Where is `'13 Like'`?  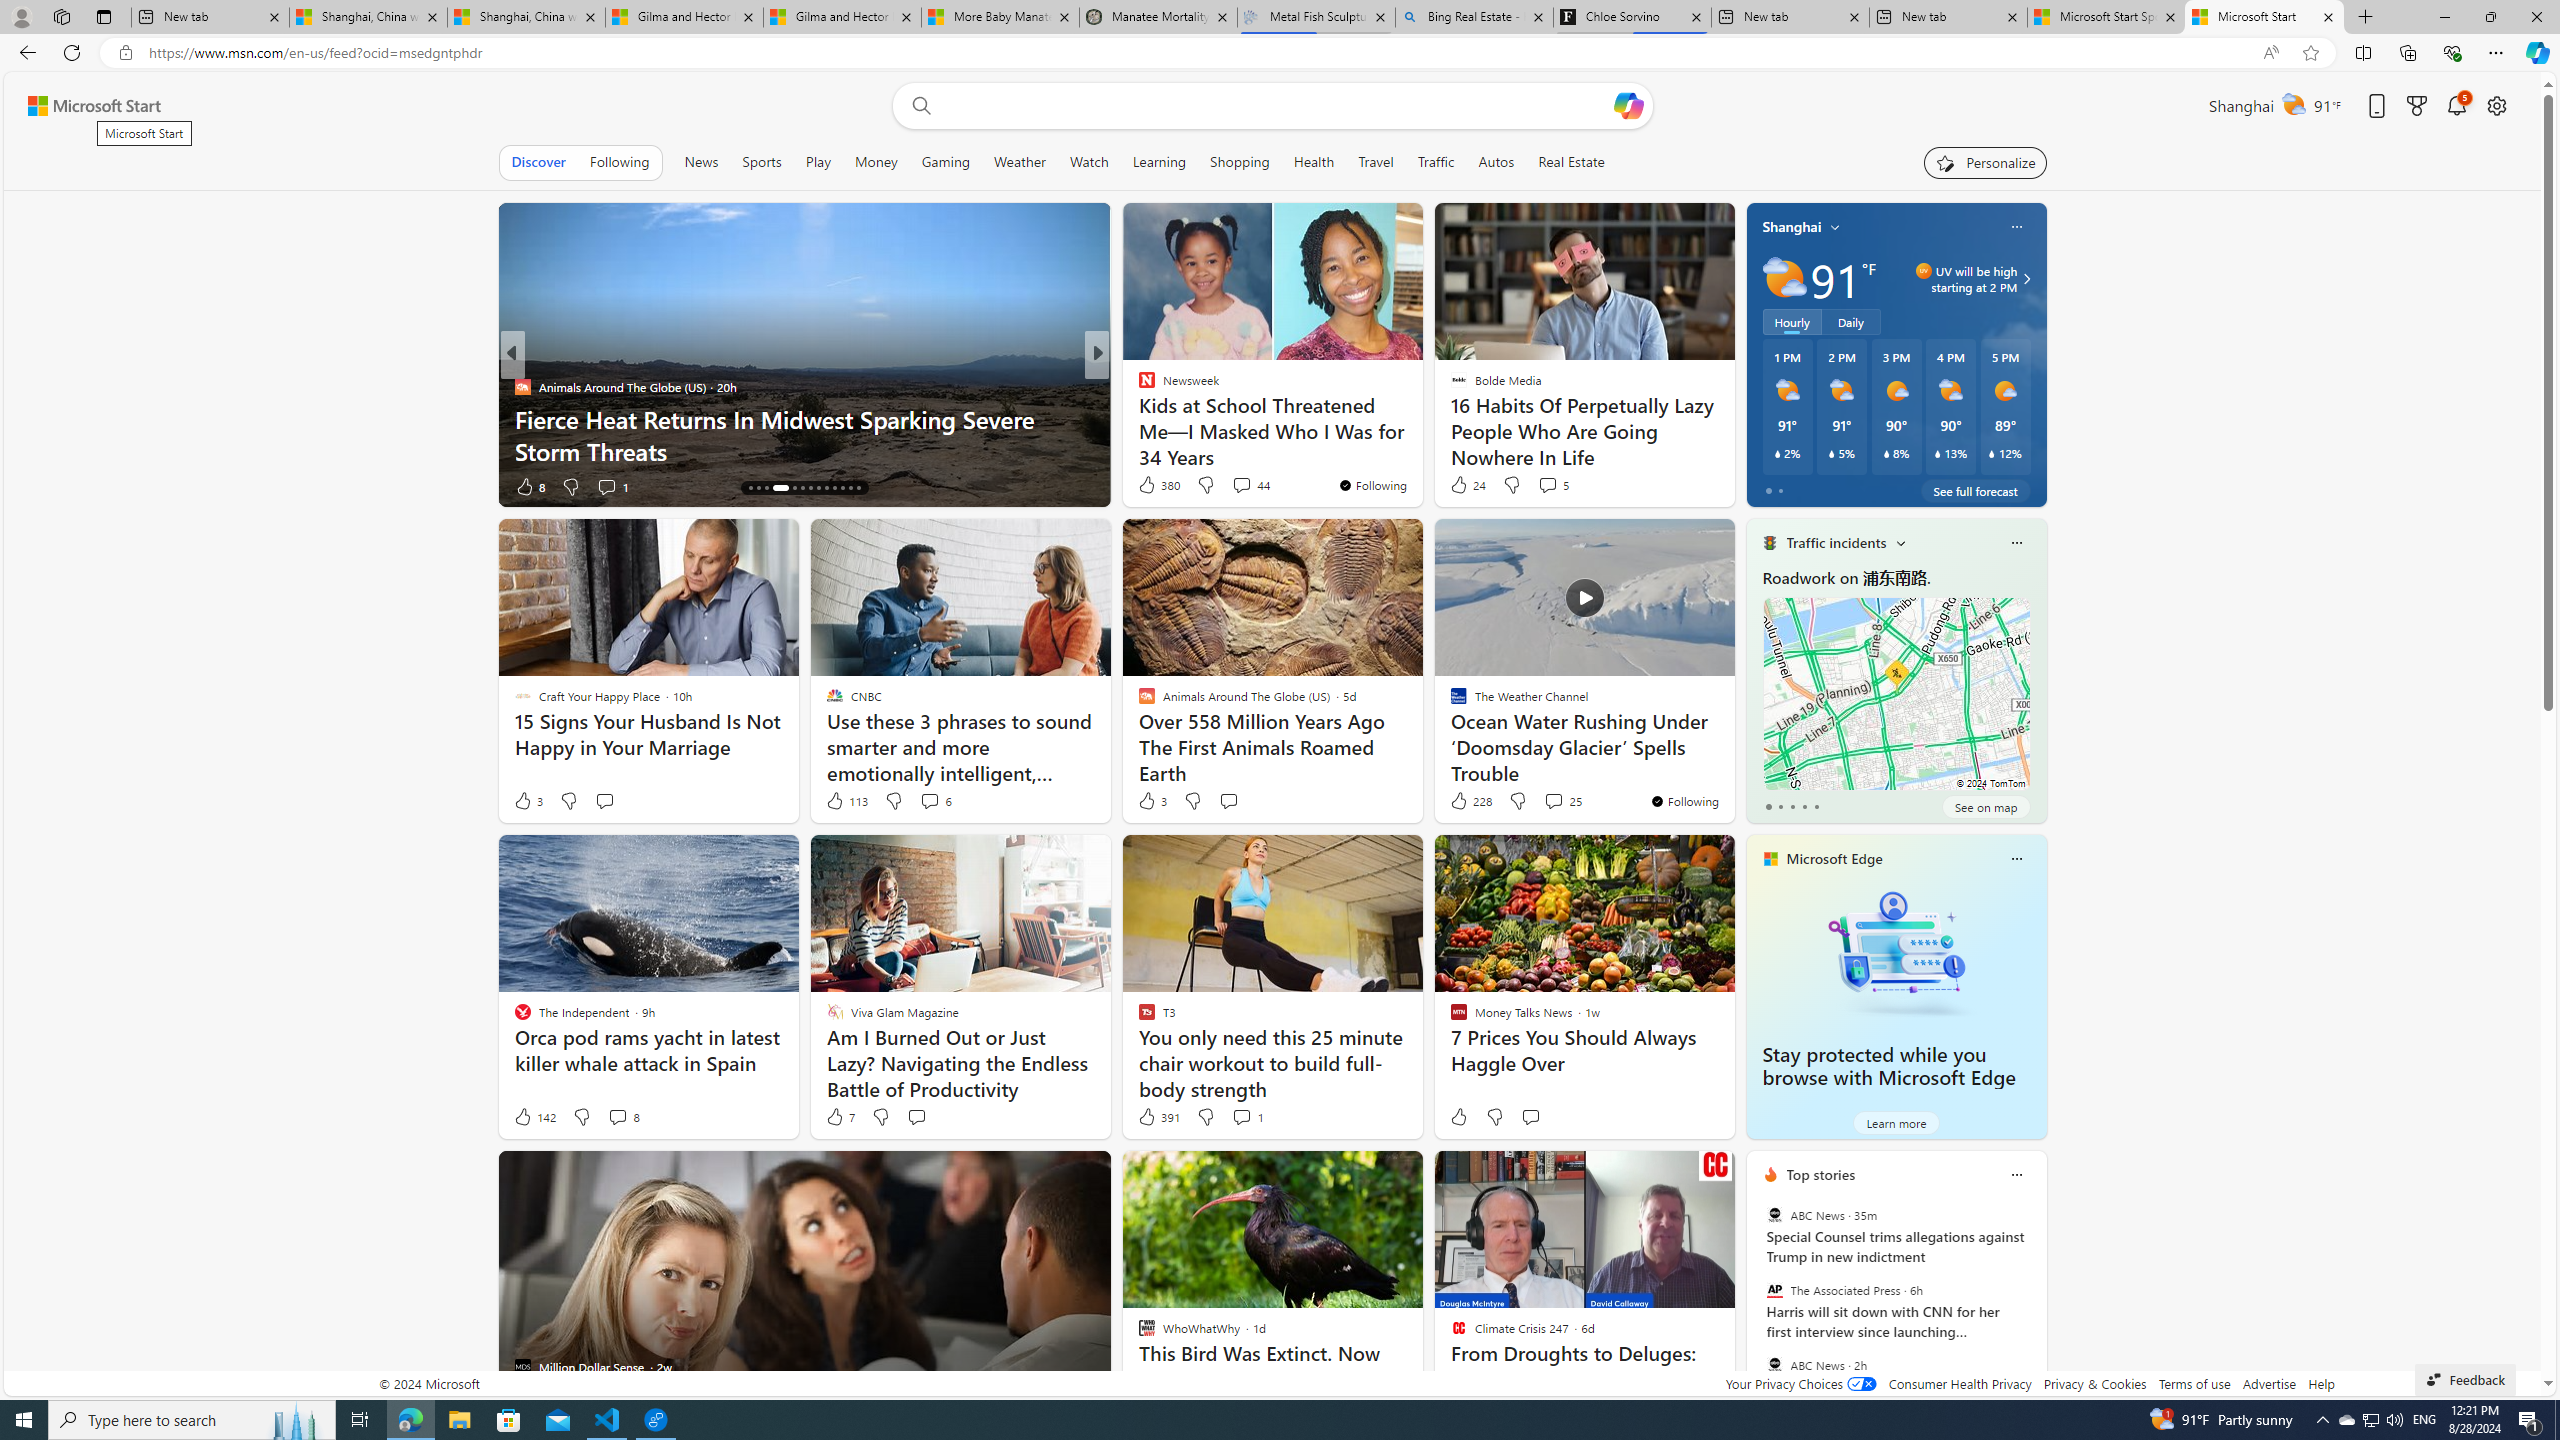 '13 Like' is located at coordinates (1147, 486).